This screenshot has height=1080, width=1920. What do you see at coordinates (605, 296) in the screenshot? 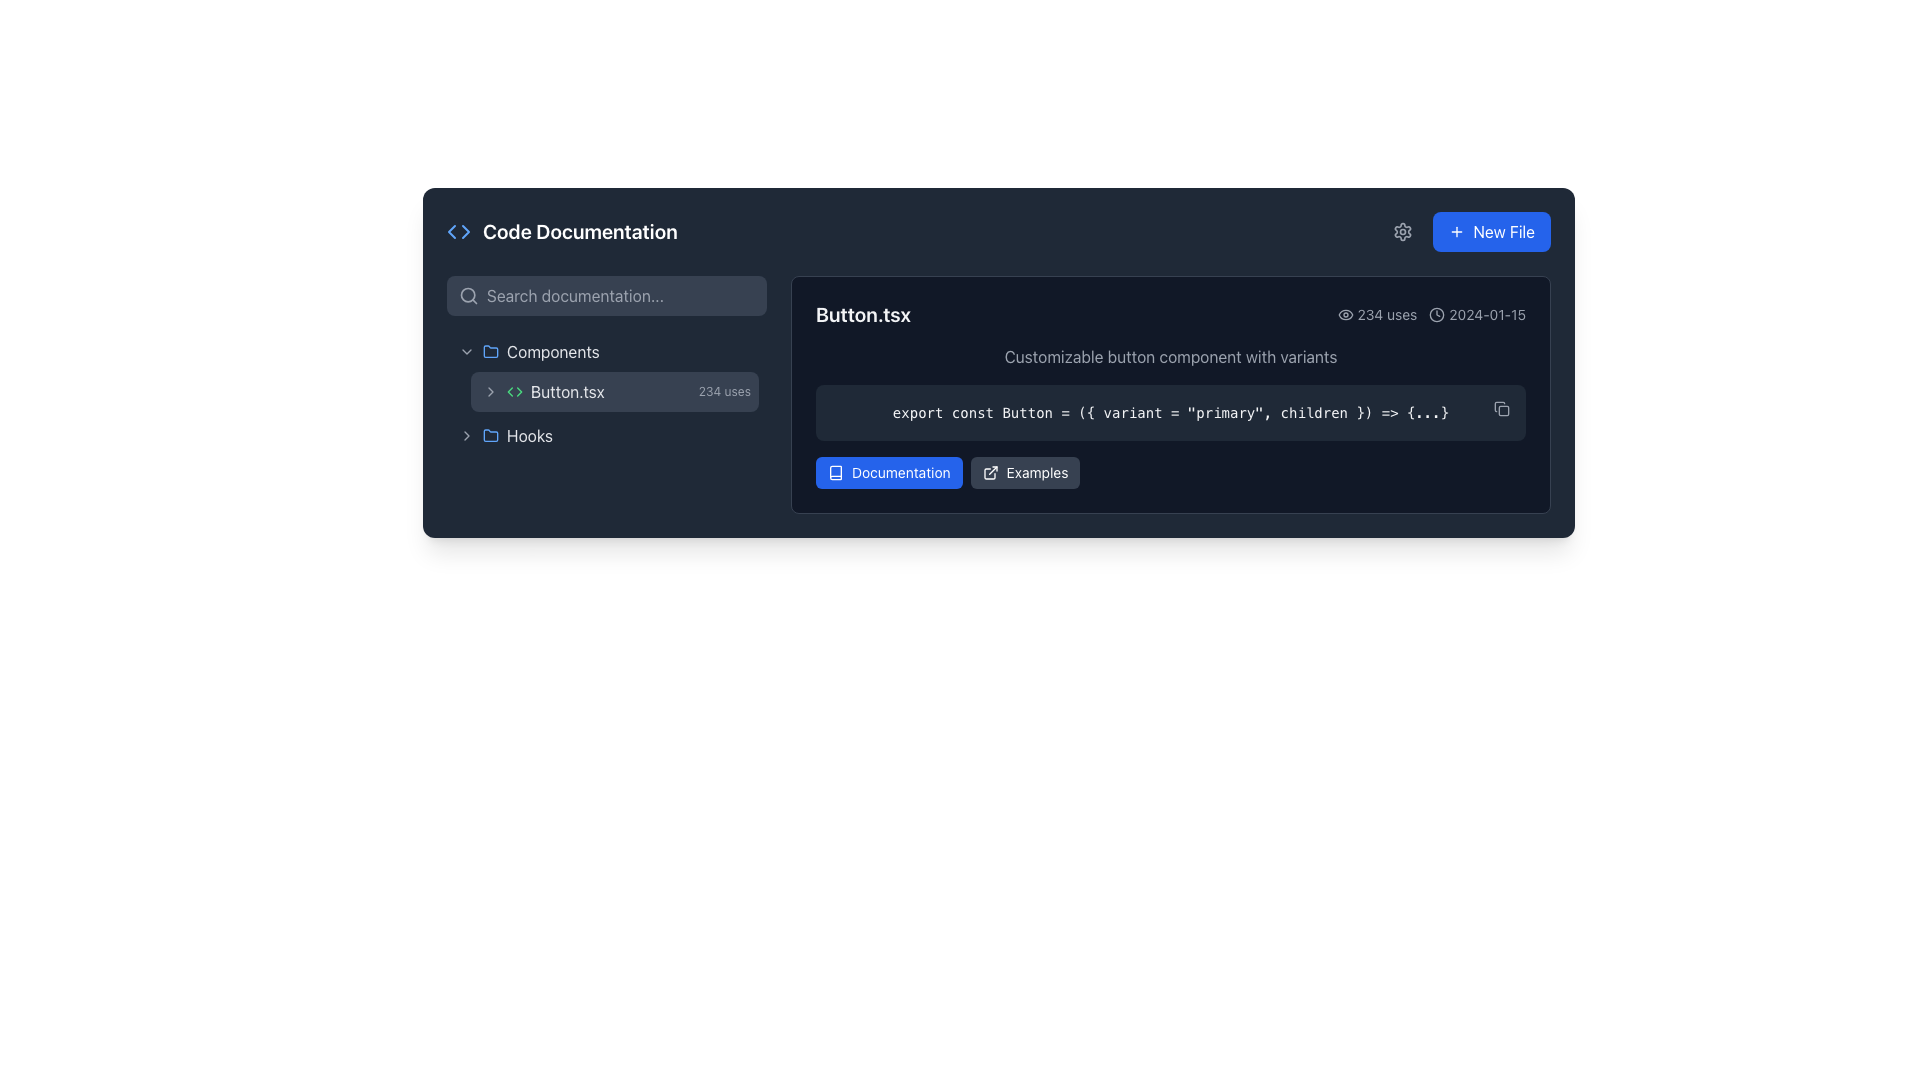
I see `the text input field located near the top-left corner of the 'Code Documentation' panel` at bounding box center [605, 296].